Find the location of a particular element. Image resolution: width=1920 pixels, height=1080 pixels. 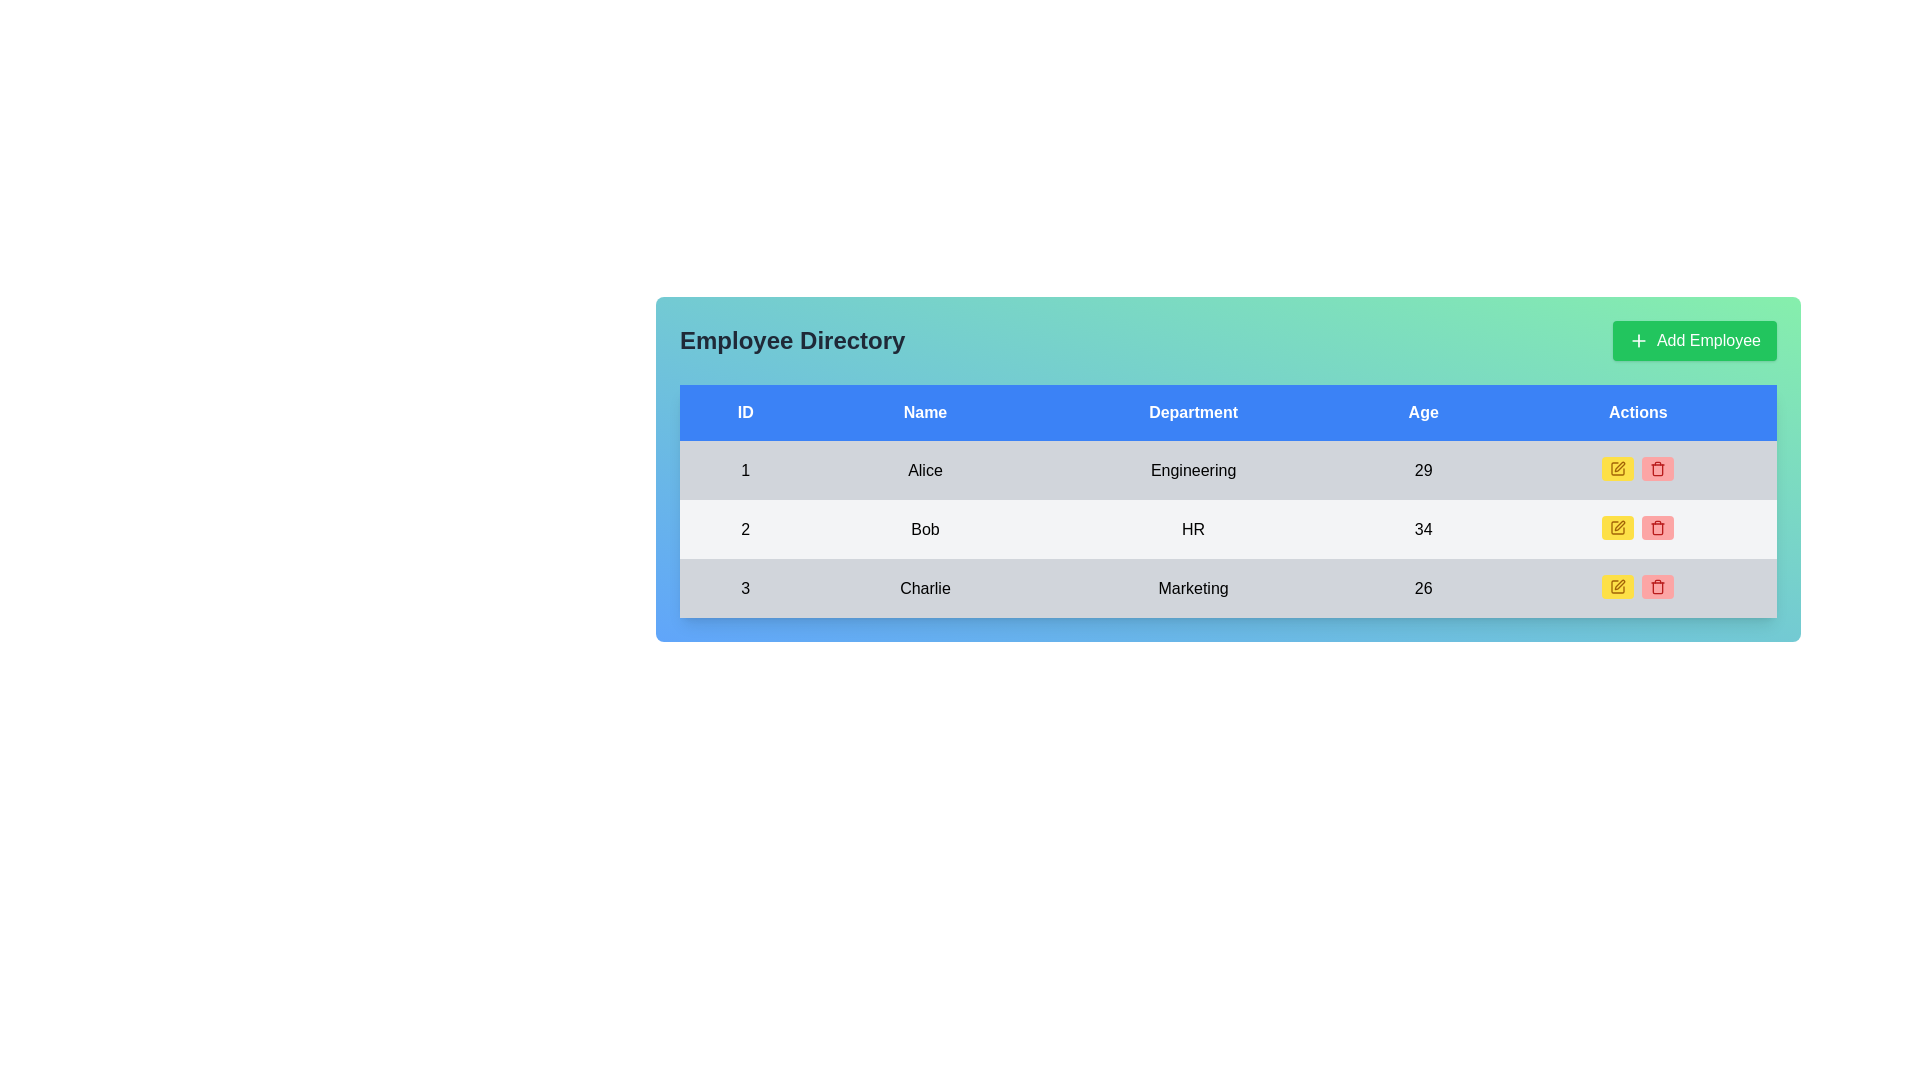

the text label displaying the name 'Alice' in the second column of the first row of the employee table is located at coordinates (924, 470).